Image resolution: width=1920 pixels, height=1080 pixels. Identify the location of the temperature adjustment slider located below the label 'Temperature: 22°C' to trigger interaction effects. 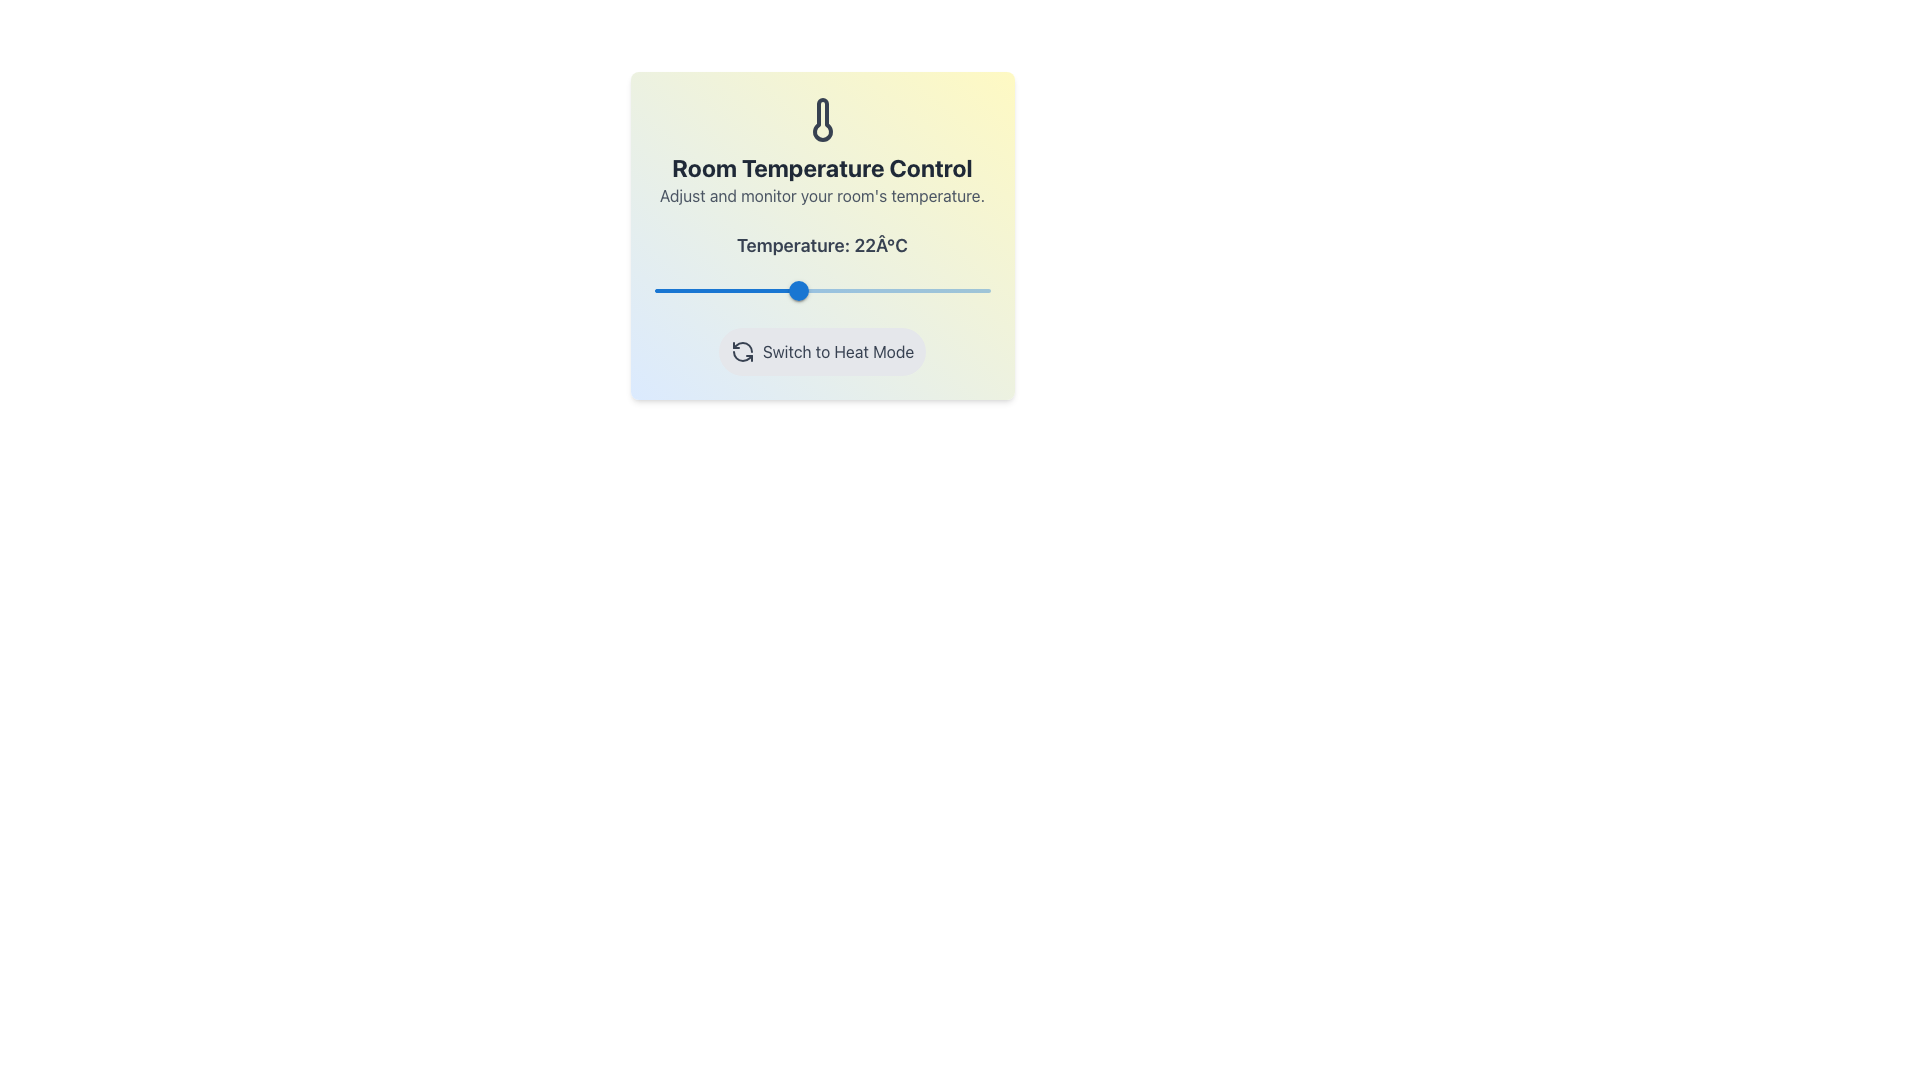
(822, 290).